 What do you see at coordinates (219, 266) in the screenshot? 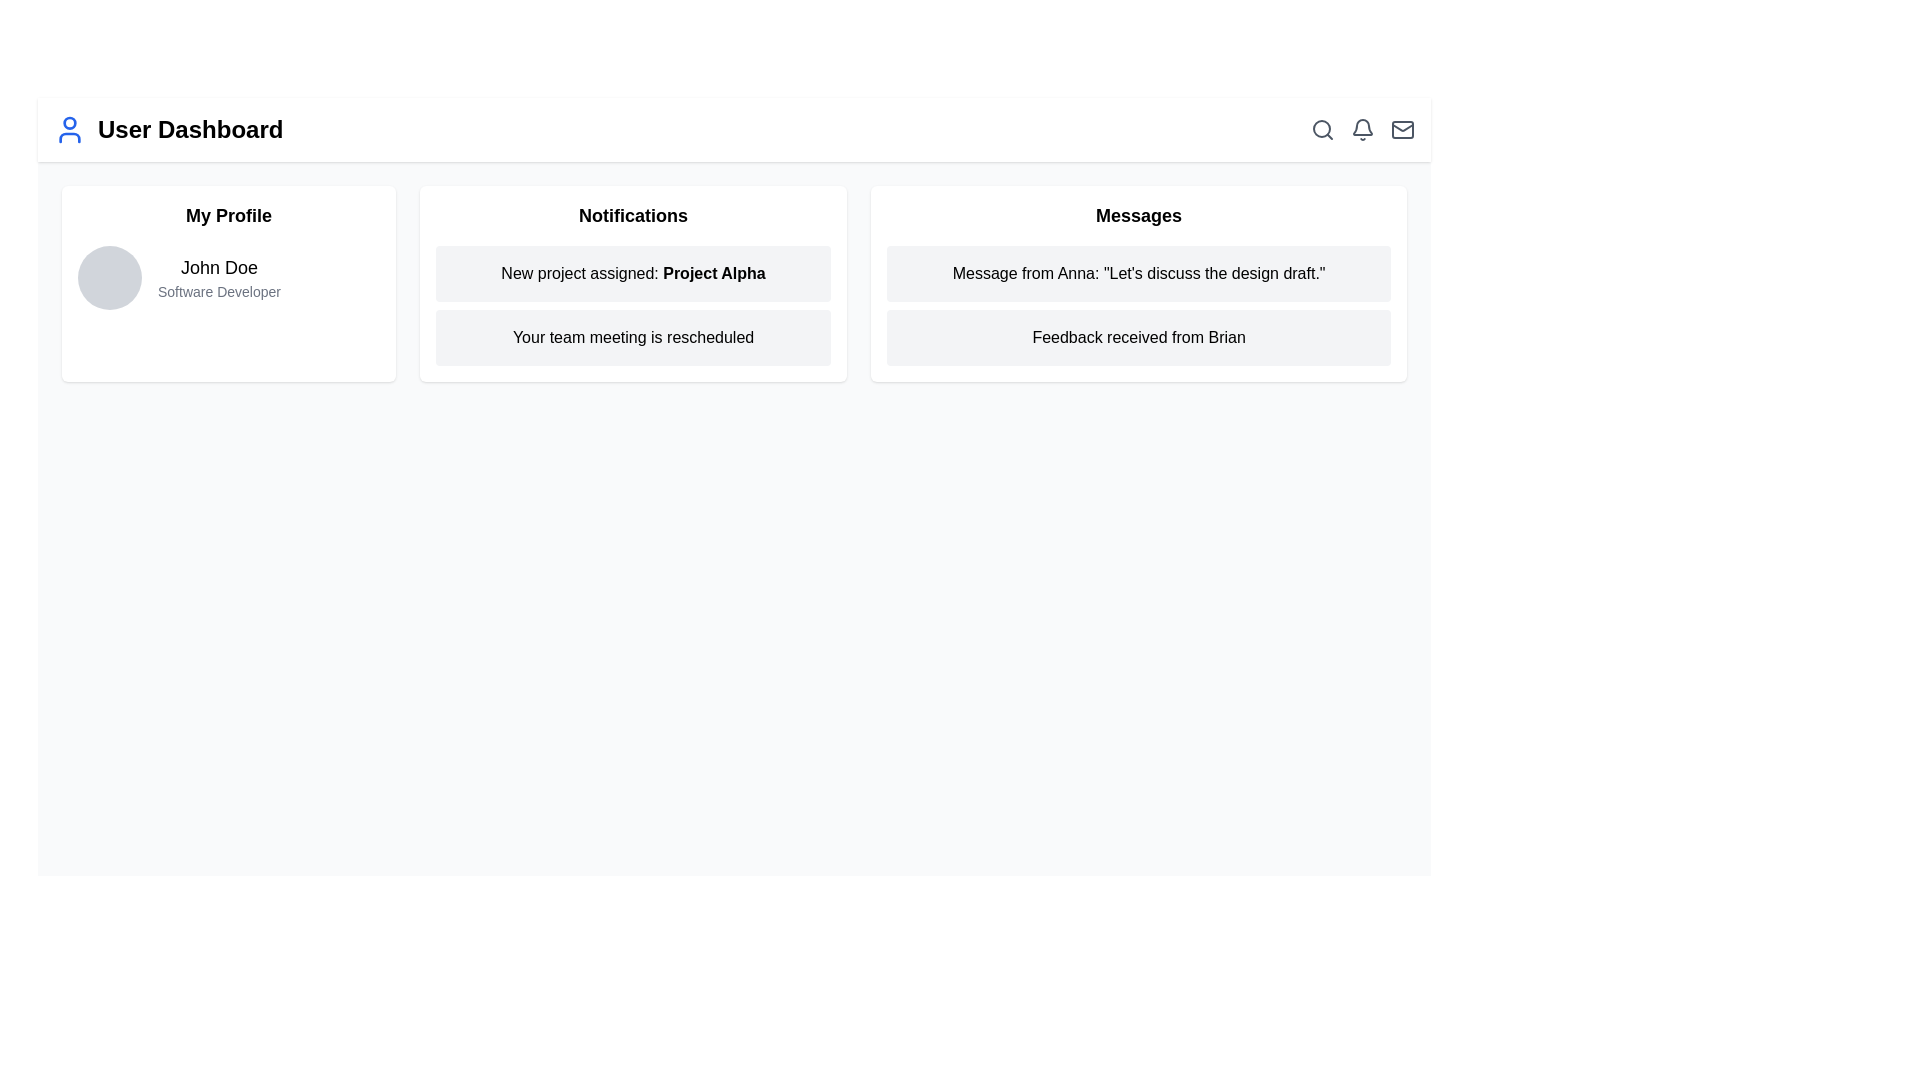
I see `the bold text label displaying the name 'John Doe' located at the top-left area of the 'My Profile' card` at bounding box center [219, 266].